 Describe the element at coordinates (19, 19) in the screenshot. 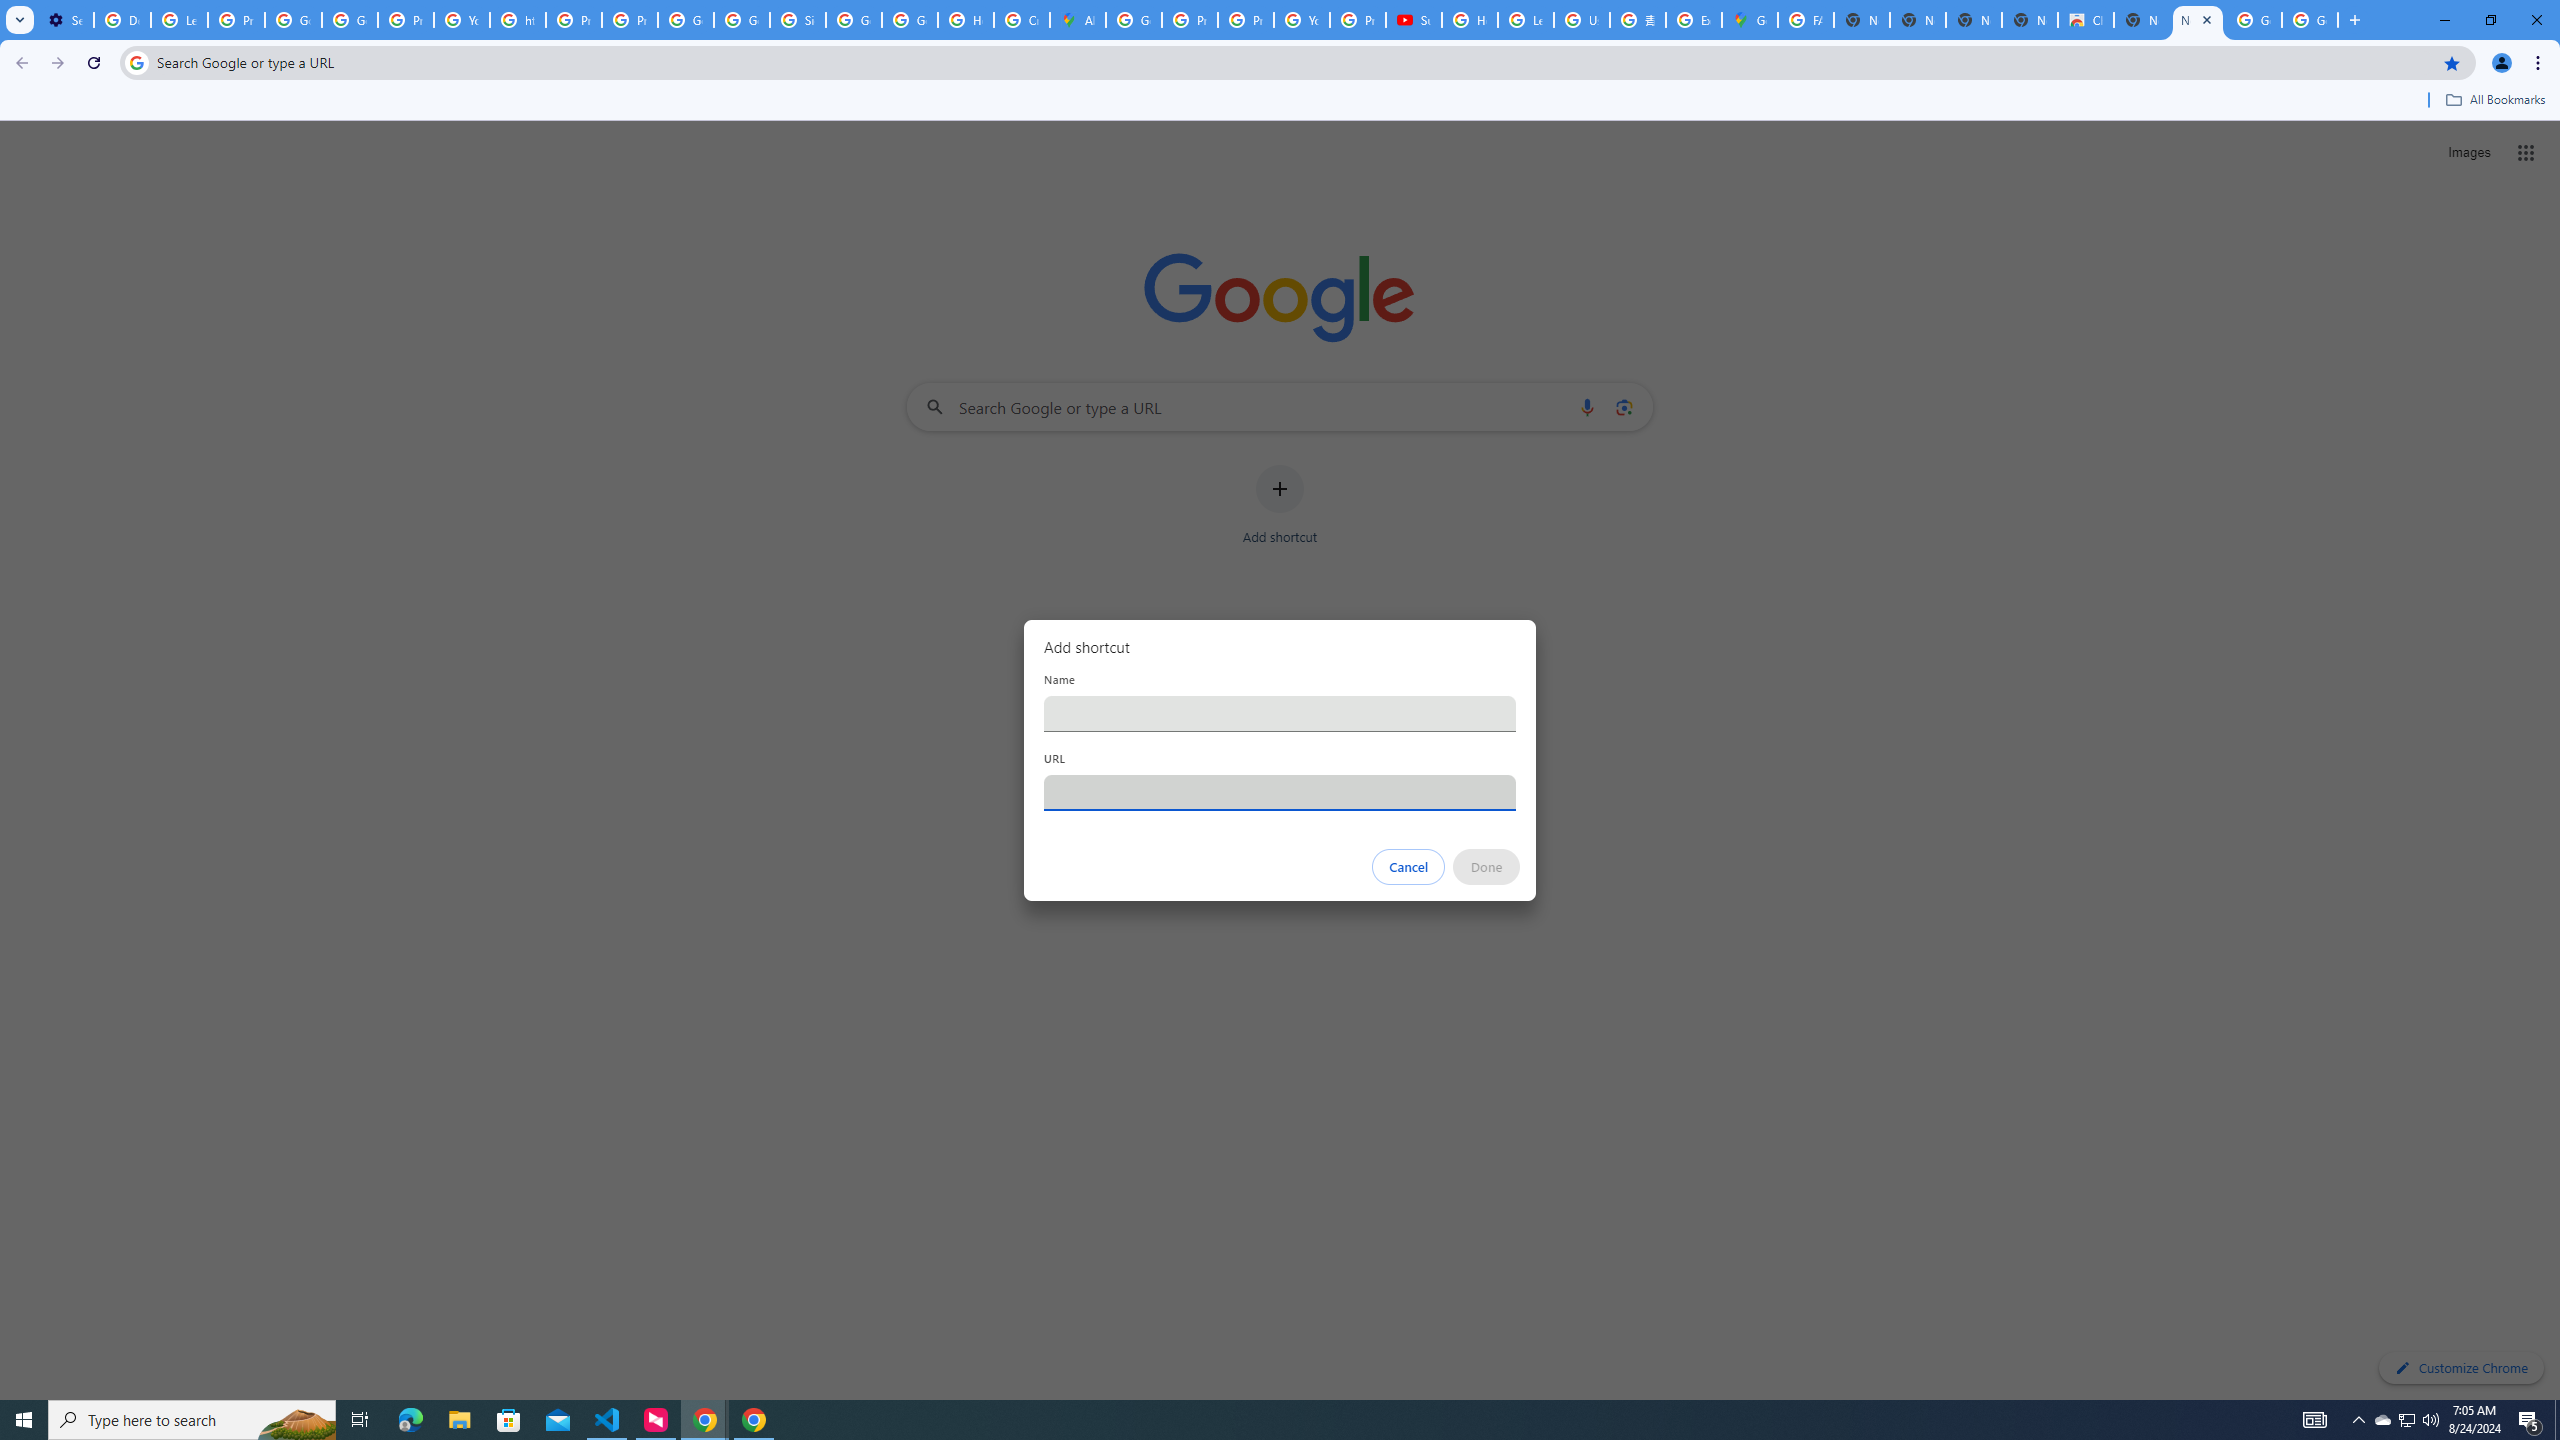

I see `'Search tabs'` at that location.